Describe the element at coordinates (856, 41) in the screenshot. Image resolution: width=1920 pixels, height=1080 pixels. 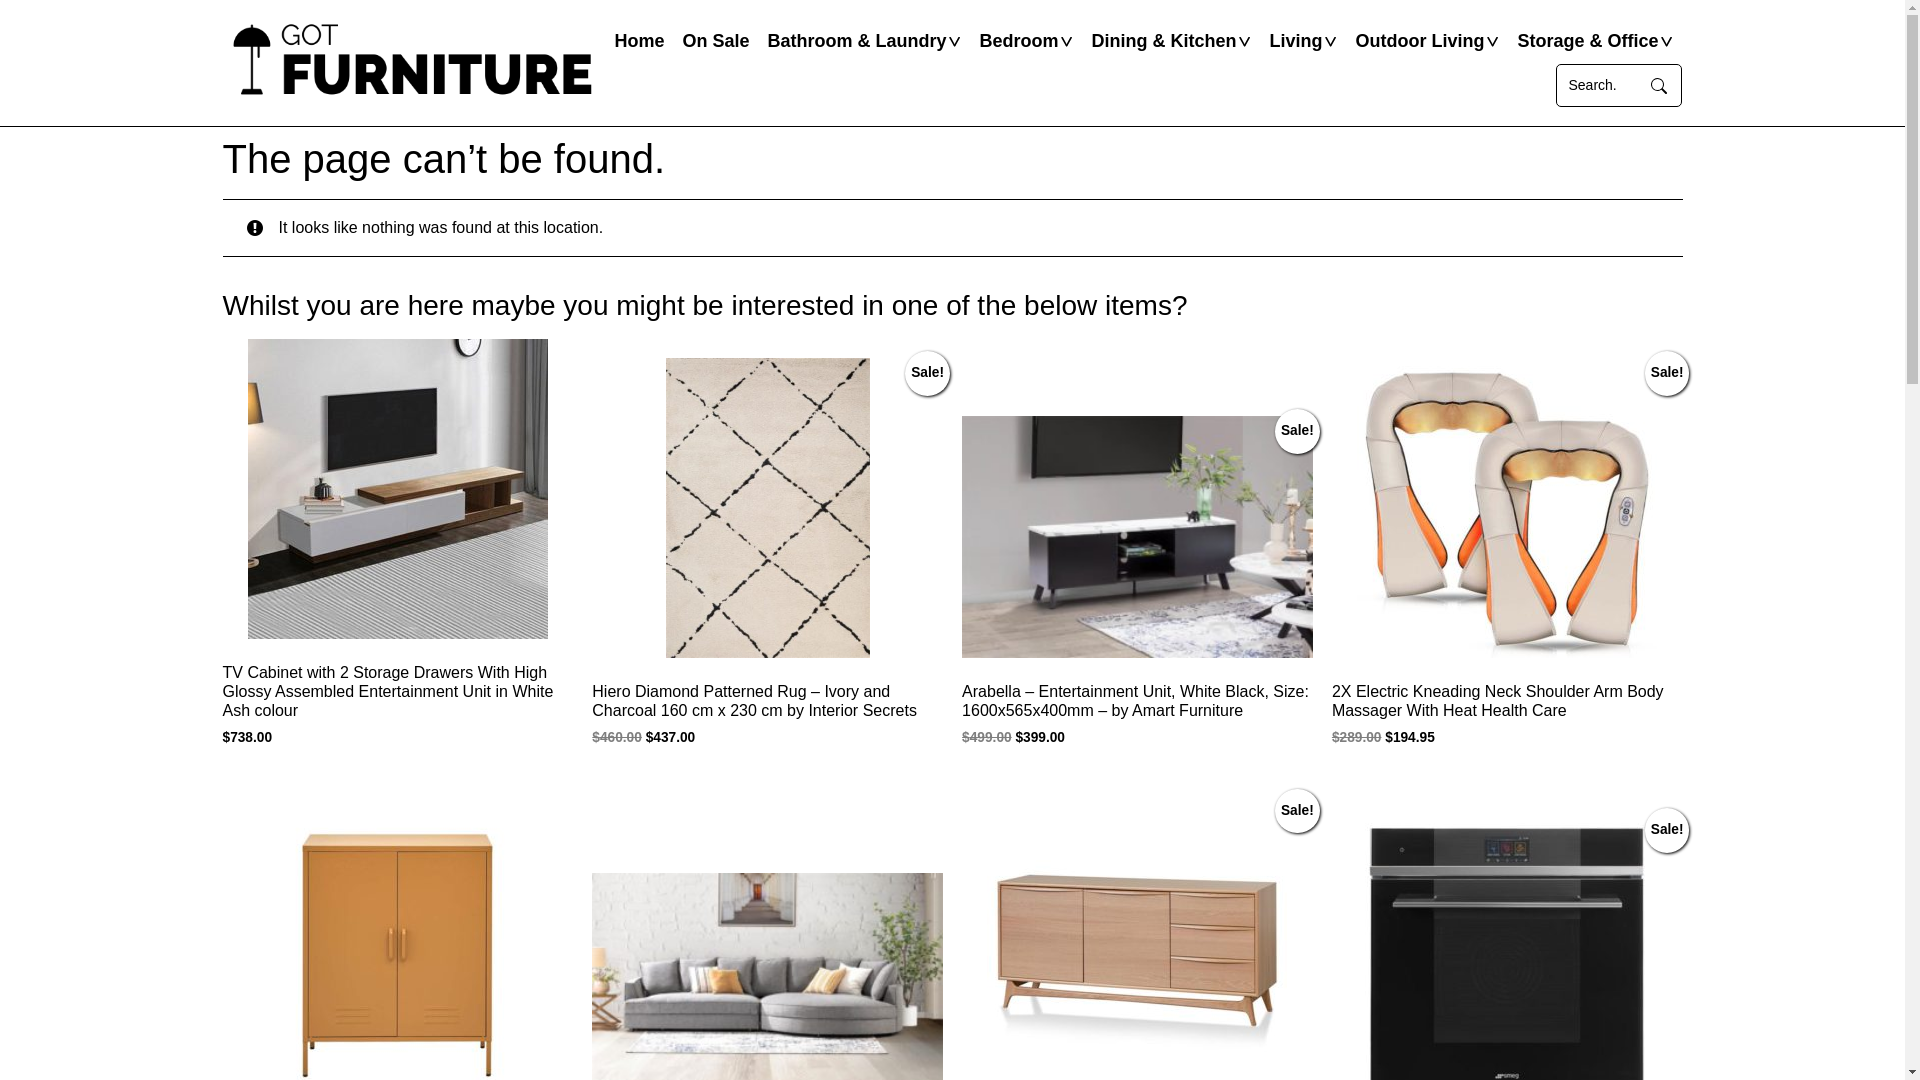
I see `'Bathroom & Laundry'` at that location.